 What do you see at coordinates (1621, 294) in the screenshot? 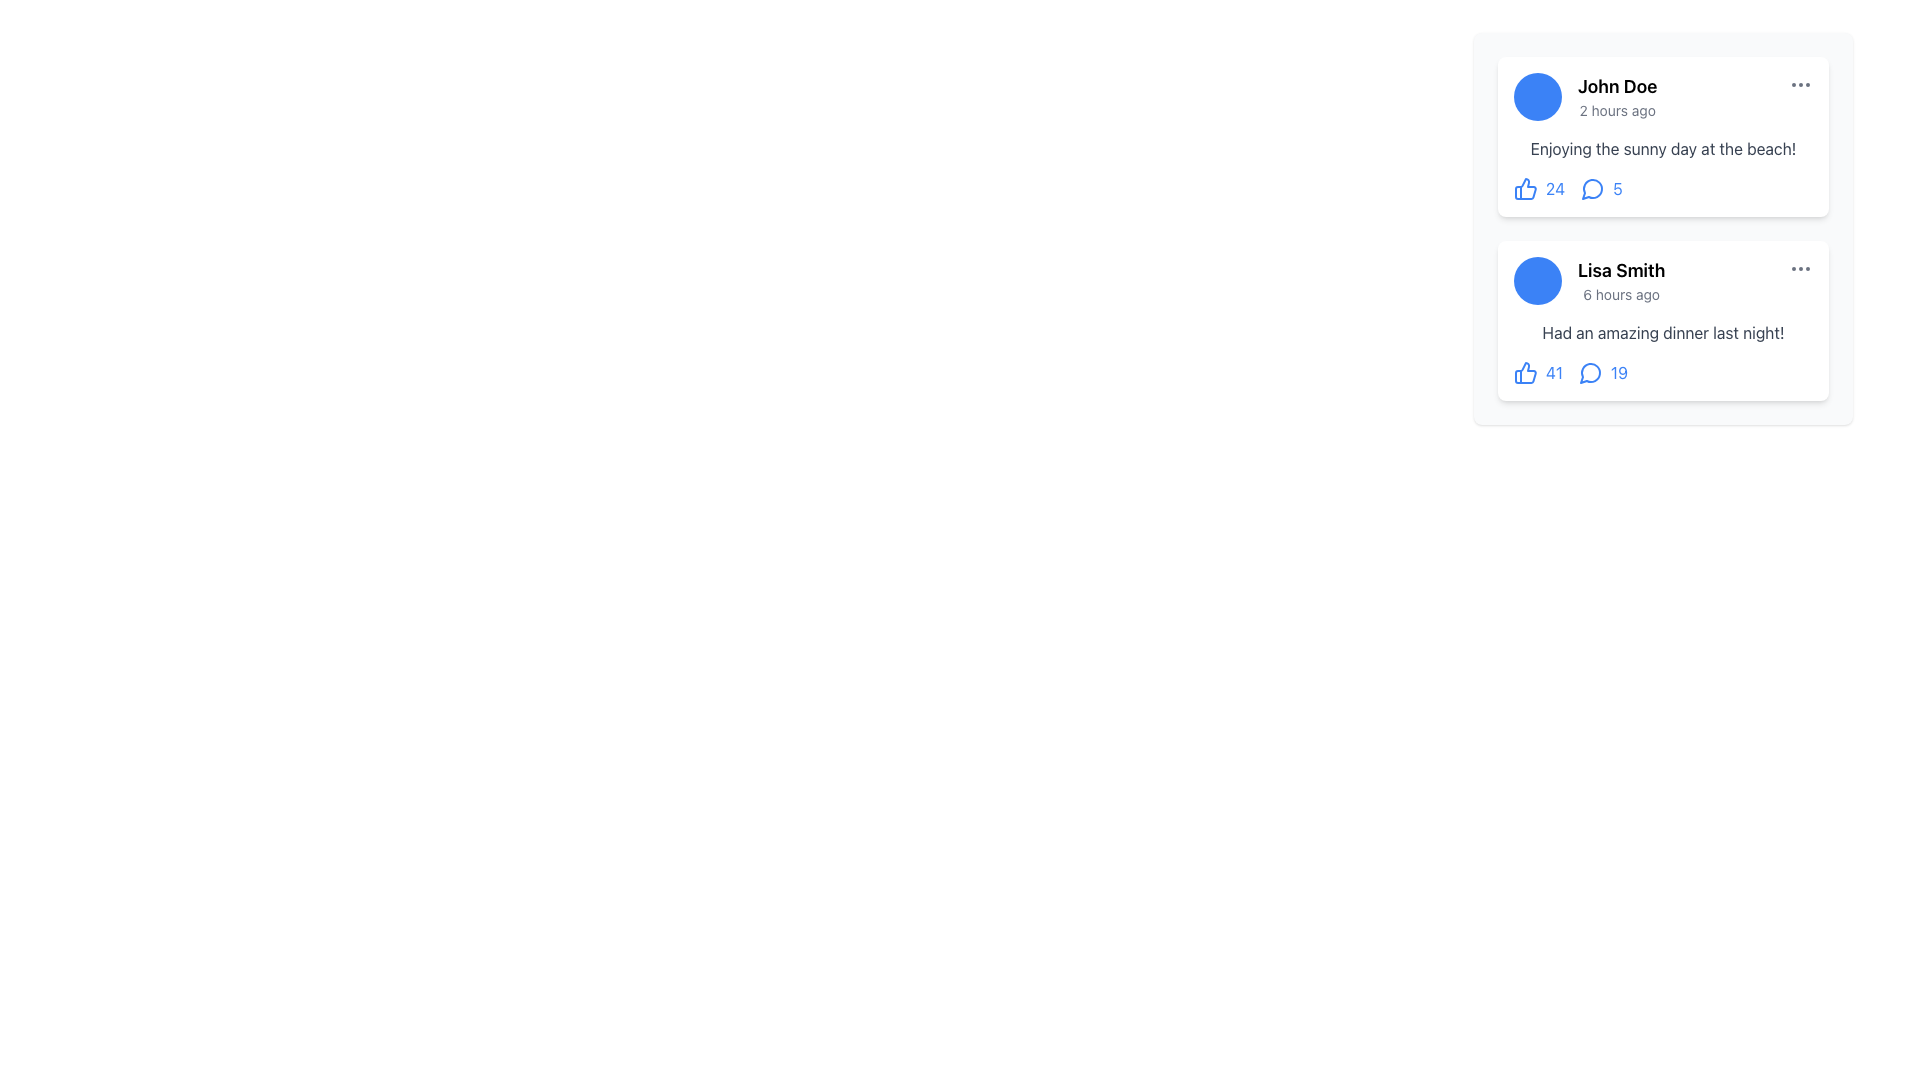
I see `the timestamp text label indicating when the post was created, located below the 'Lisa Smith' name and above the post content` at bounding box center [1621, 294].